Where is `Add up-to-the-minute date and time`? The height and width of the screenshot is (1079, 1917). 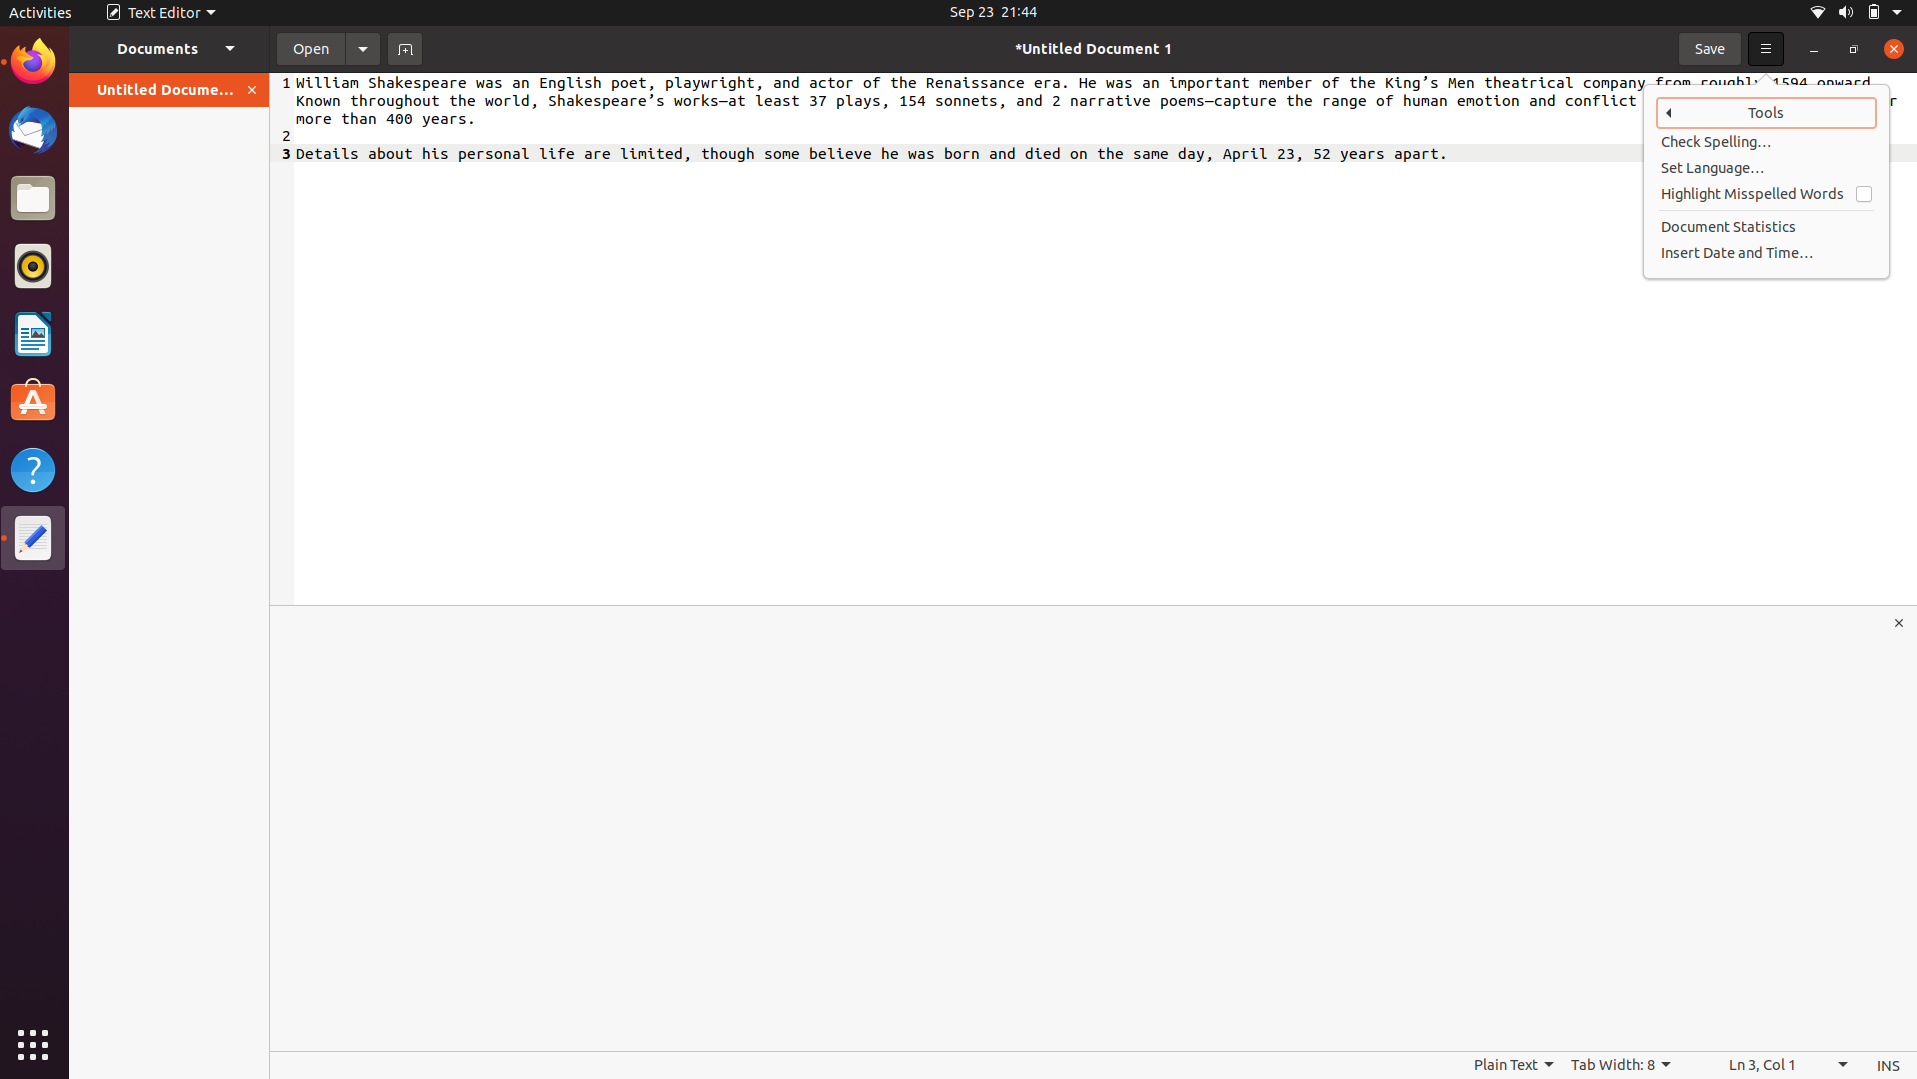
Add up-to-the-minute date and time is located at coordinates (1767, 251).